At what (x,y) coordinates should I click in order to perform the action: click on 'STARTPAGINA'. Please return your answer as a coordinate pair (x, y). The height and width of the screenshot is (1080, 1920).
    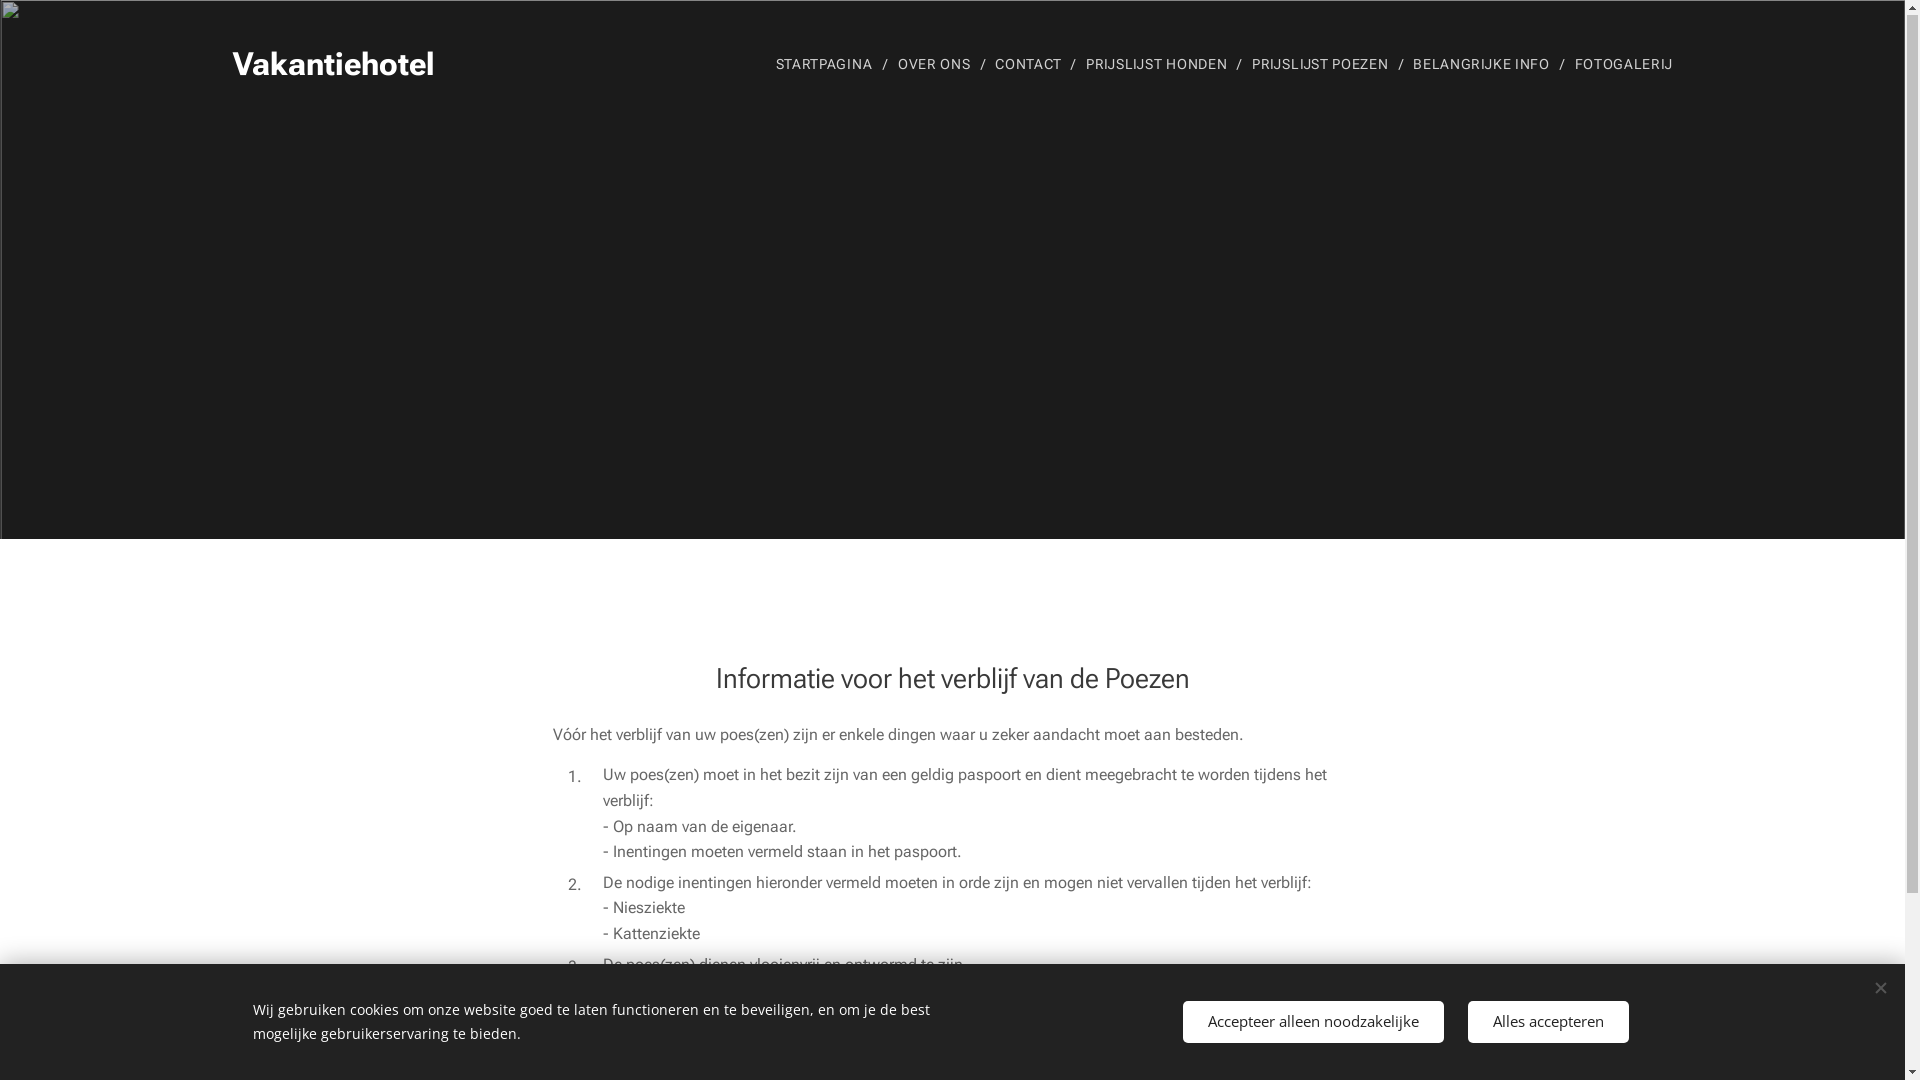
    Looking at the image, I should click on (829, 64).